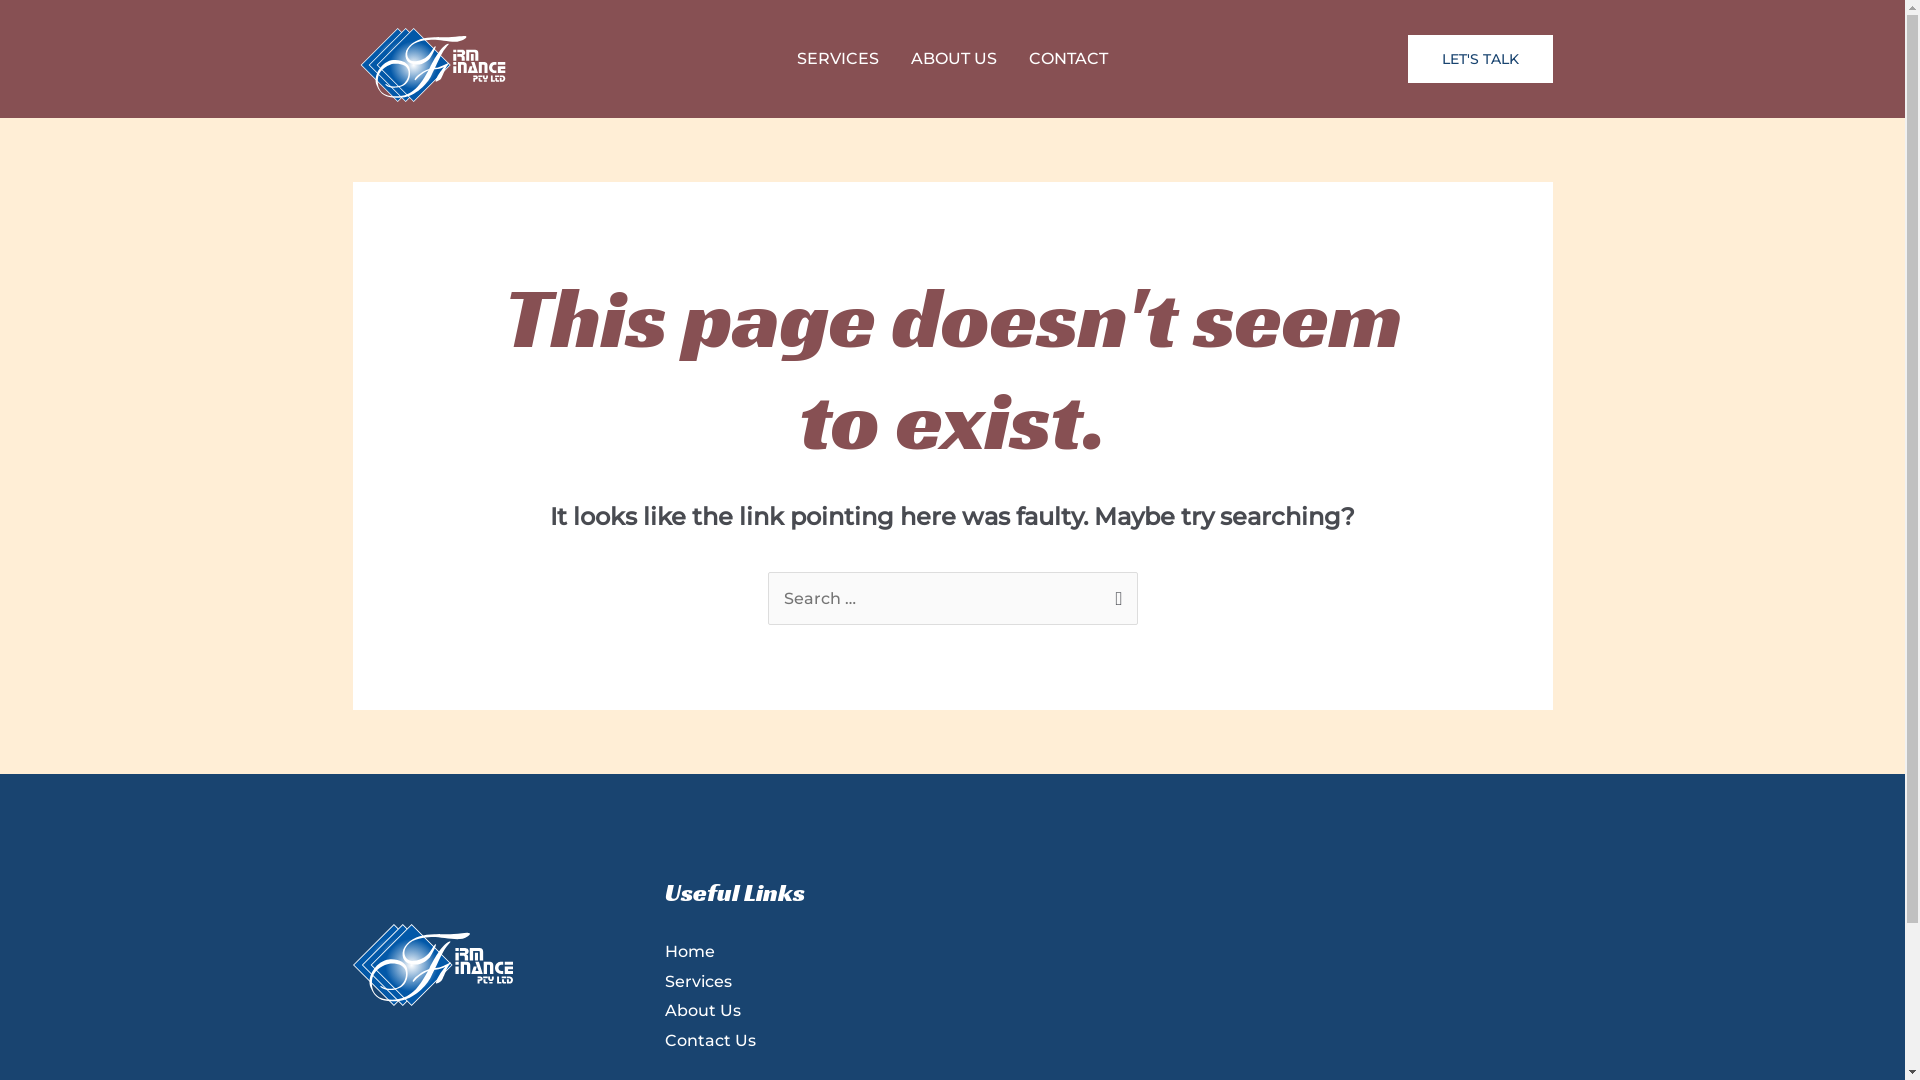 The image size is (1920, 1080). What do you see at coordinates (665, 1010) in the screenshot?
I see `'About Us'` at bounding box center [665, 1010].